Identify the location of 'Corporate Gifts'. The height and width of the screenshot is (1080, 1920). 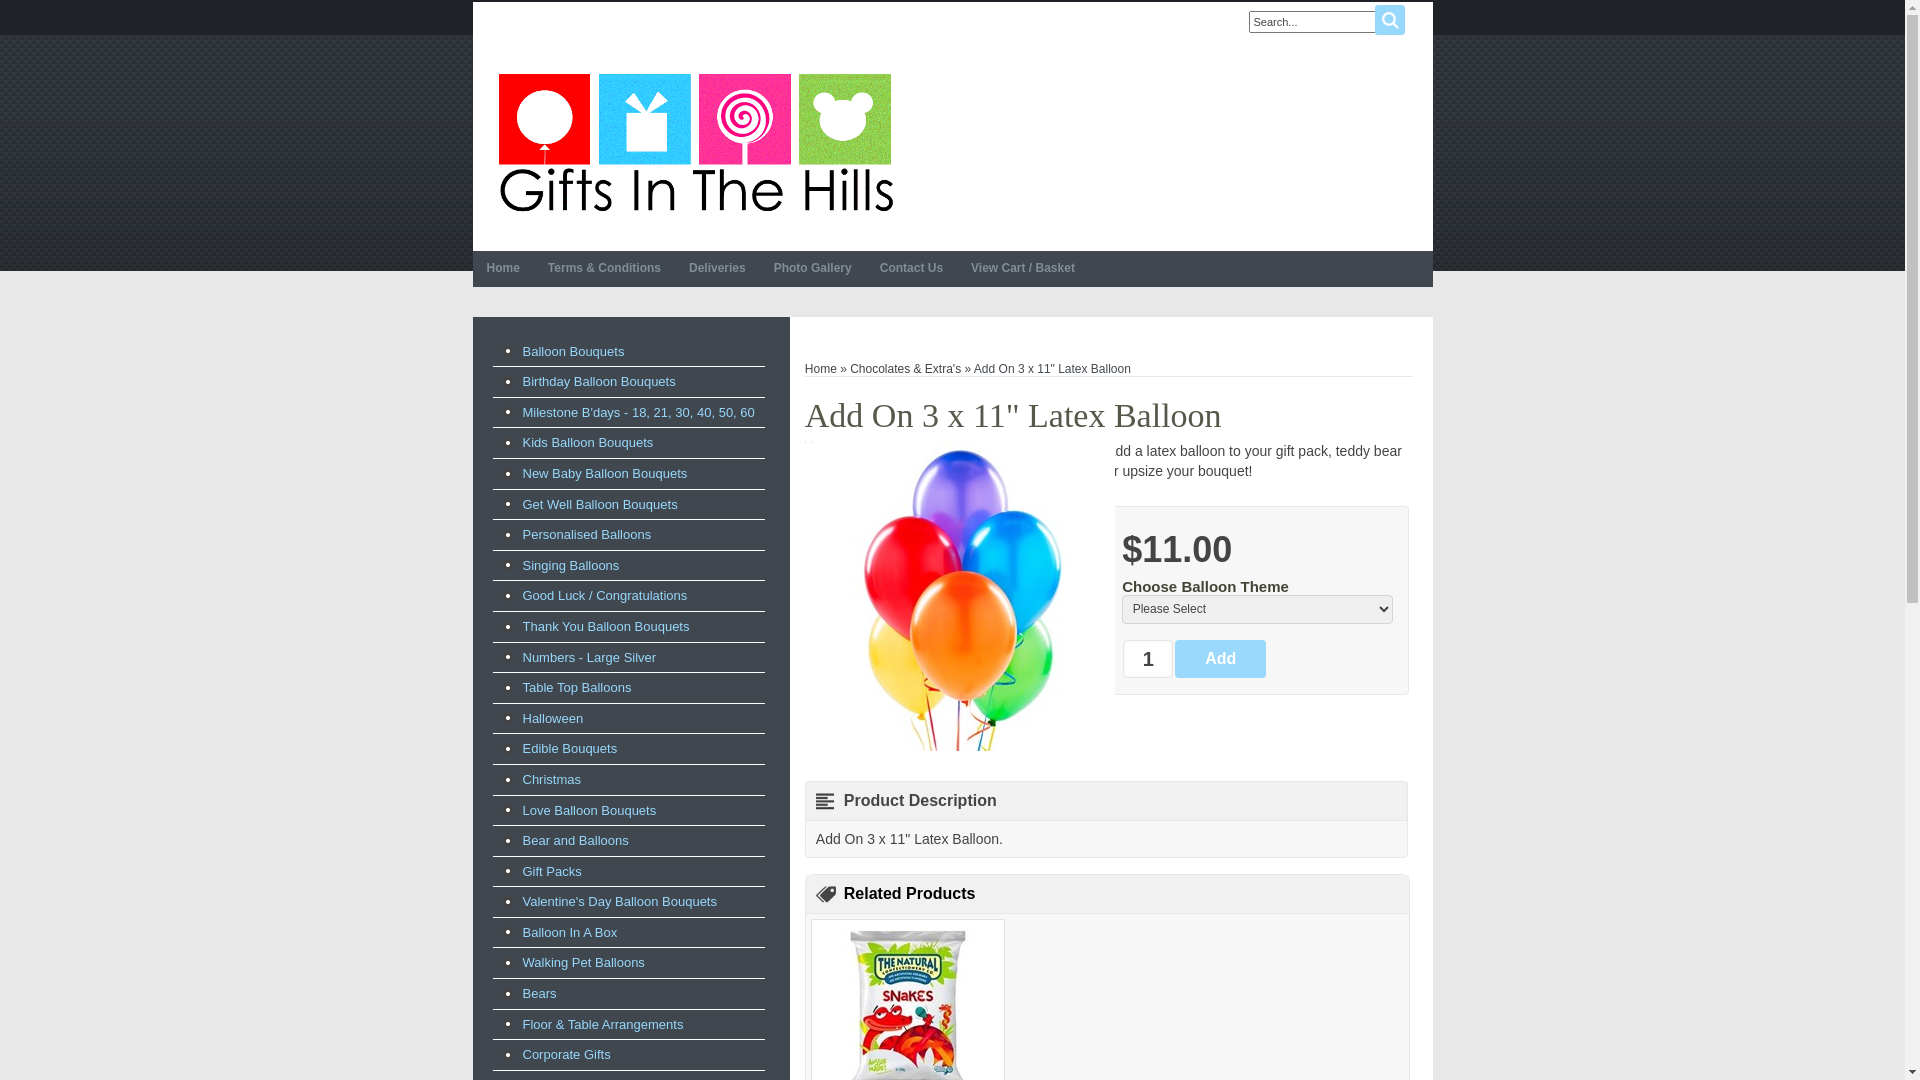
(627, 1054).